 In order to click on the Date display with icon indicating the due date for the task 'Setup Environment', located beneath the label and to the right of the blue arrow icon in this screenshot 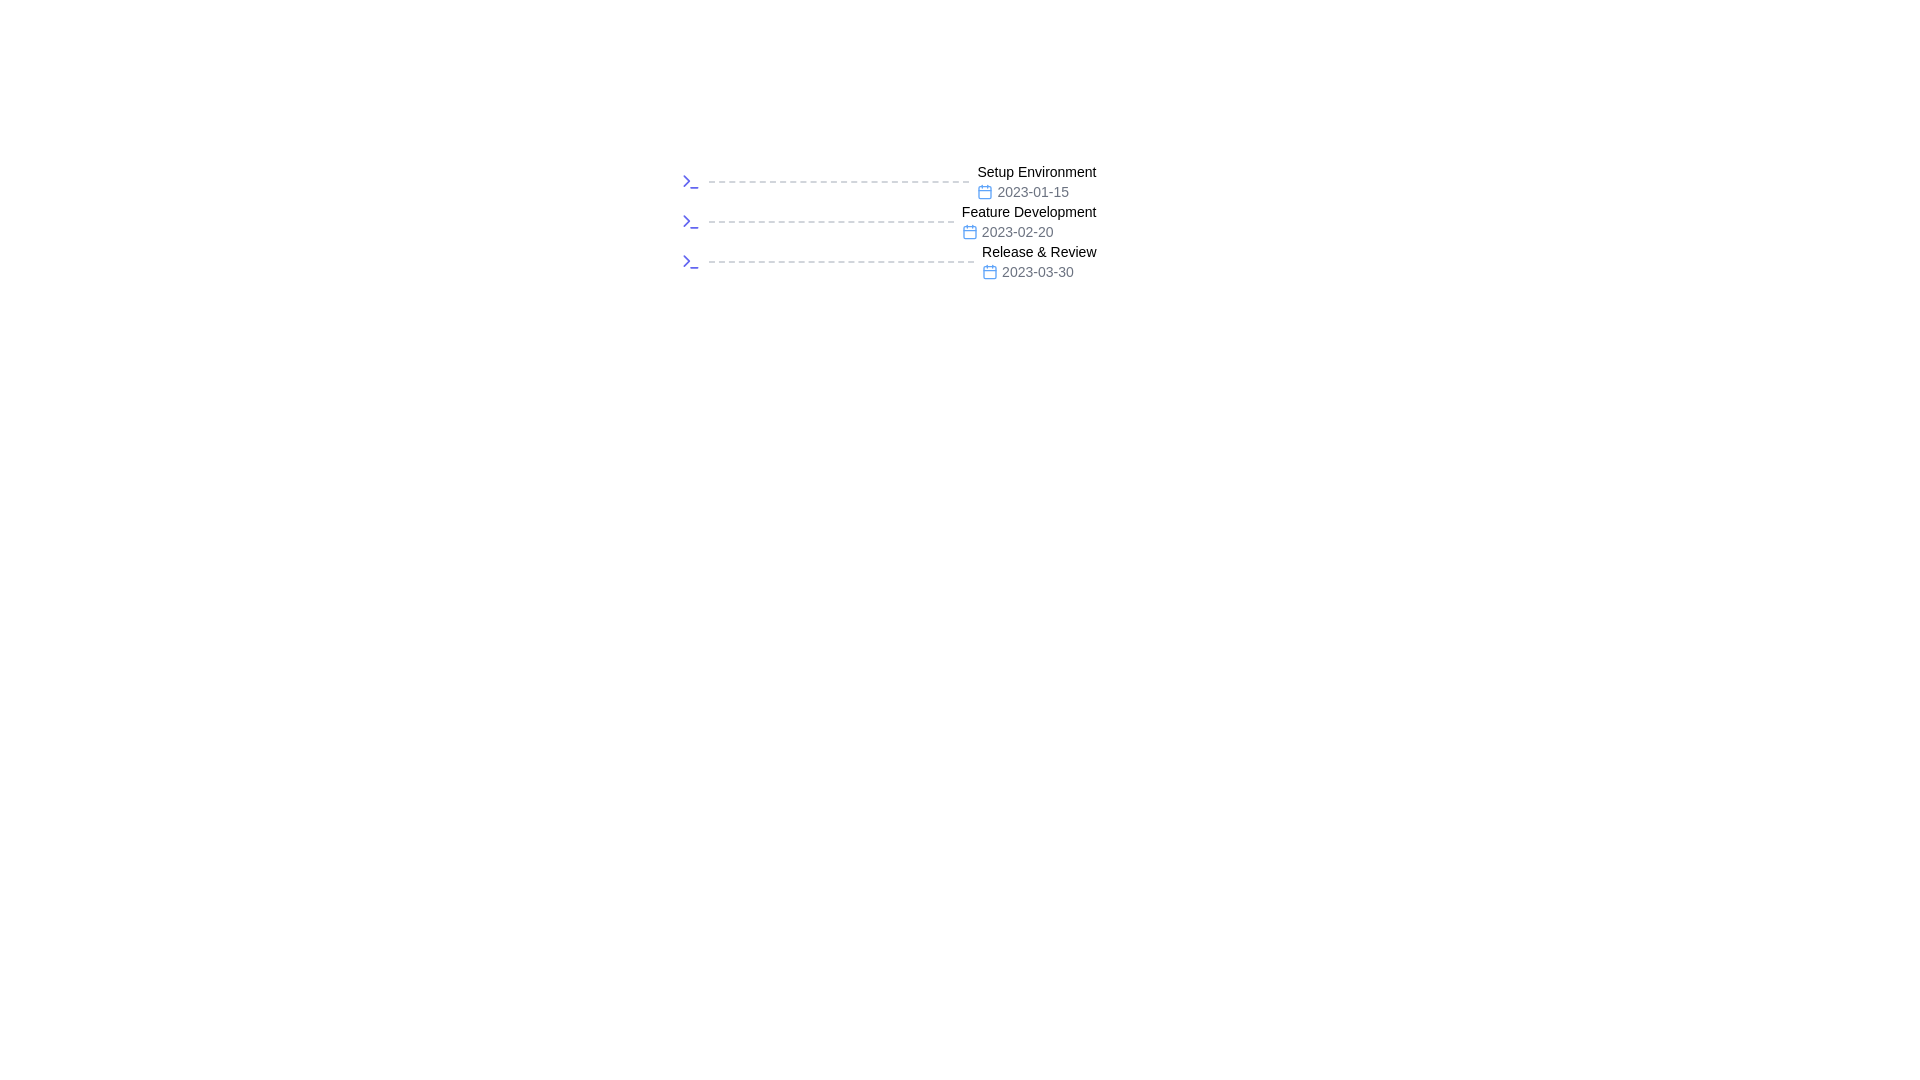, I will do `click(1036, 192)`.